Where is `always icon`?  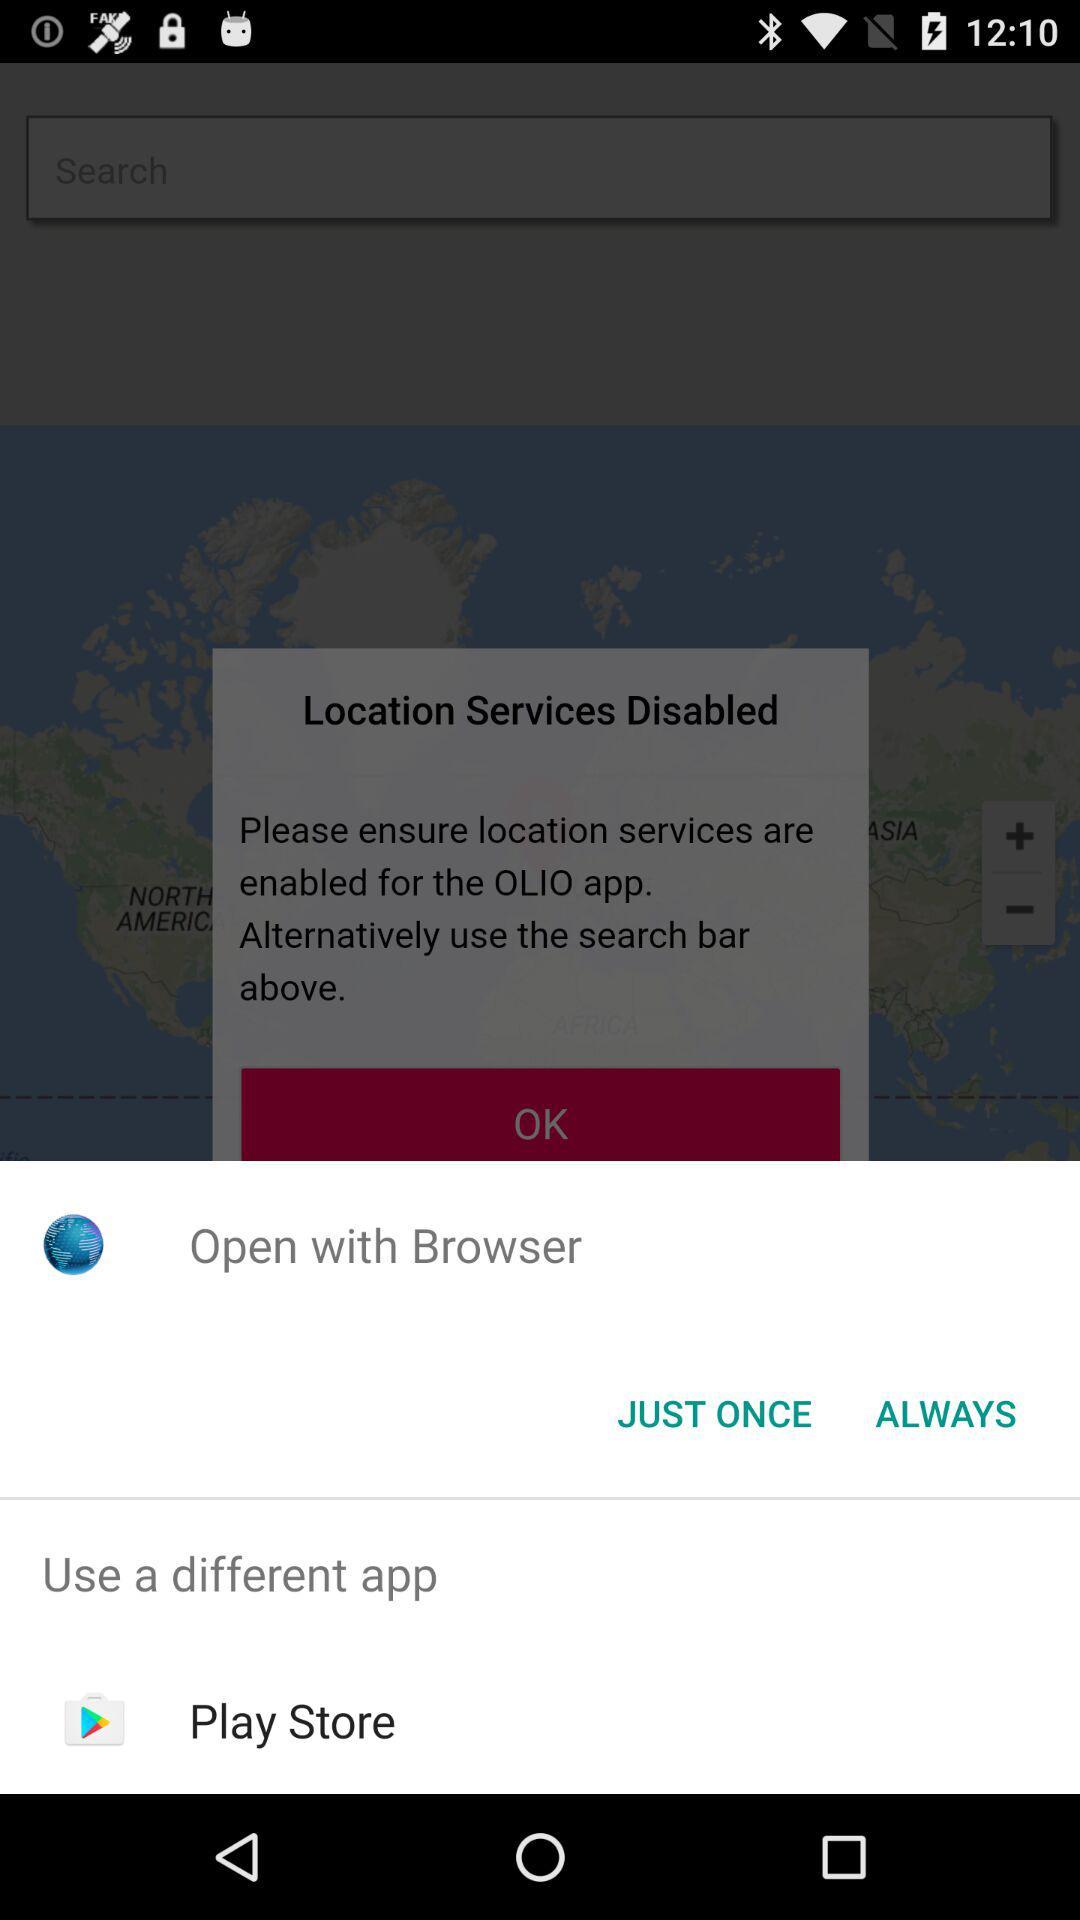 always icon is located at coordinates (945, 1411).